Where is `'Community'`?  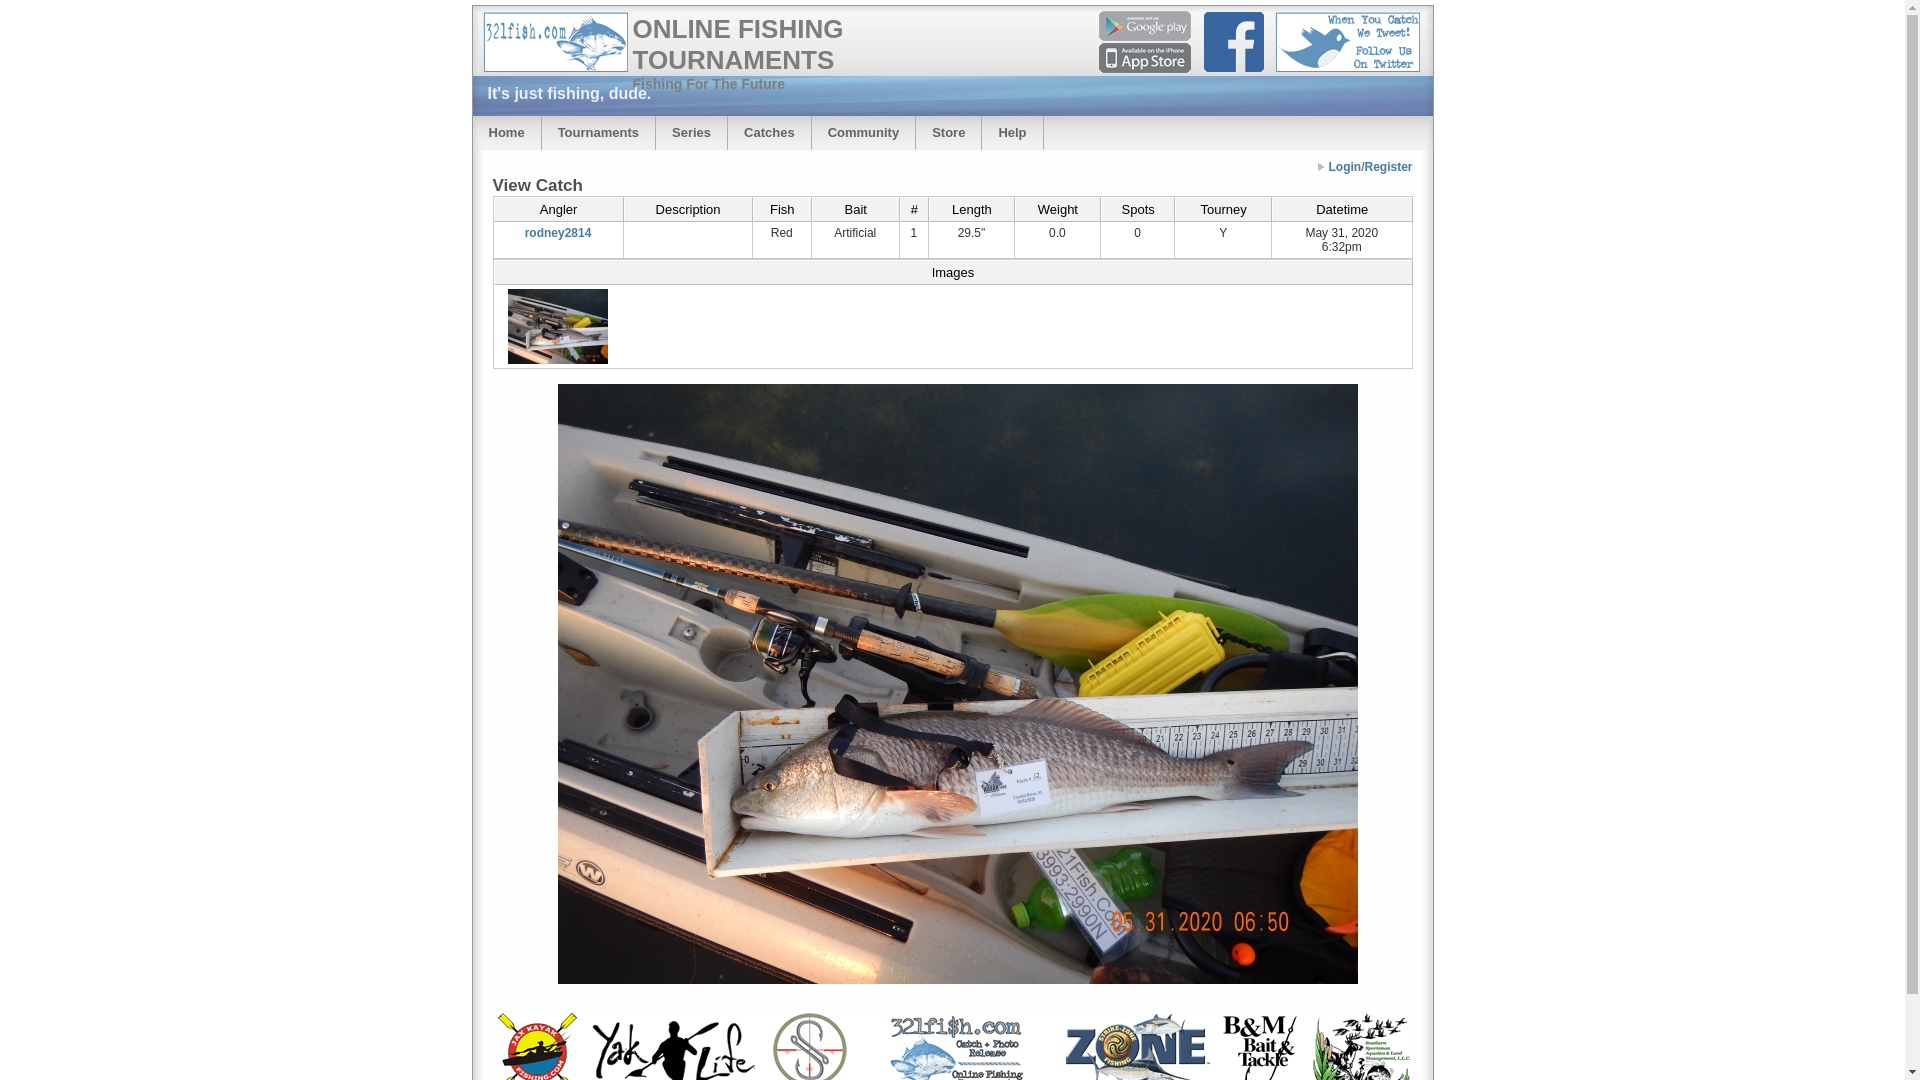
'Community' is located at coordinates (811, 132).